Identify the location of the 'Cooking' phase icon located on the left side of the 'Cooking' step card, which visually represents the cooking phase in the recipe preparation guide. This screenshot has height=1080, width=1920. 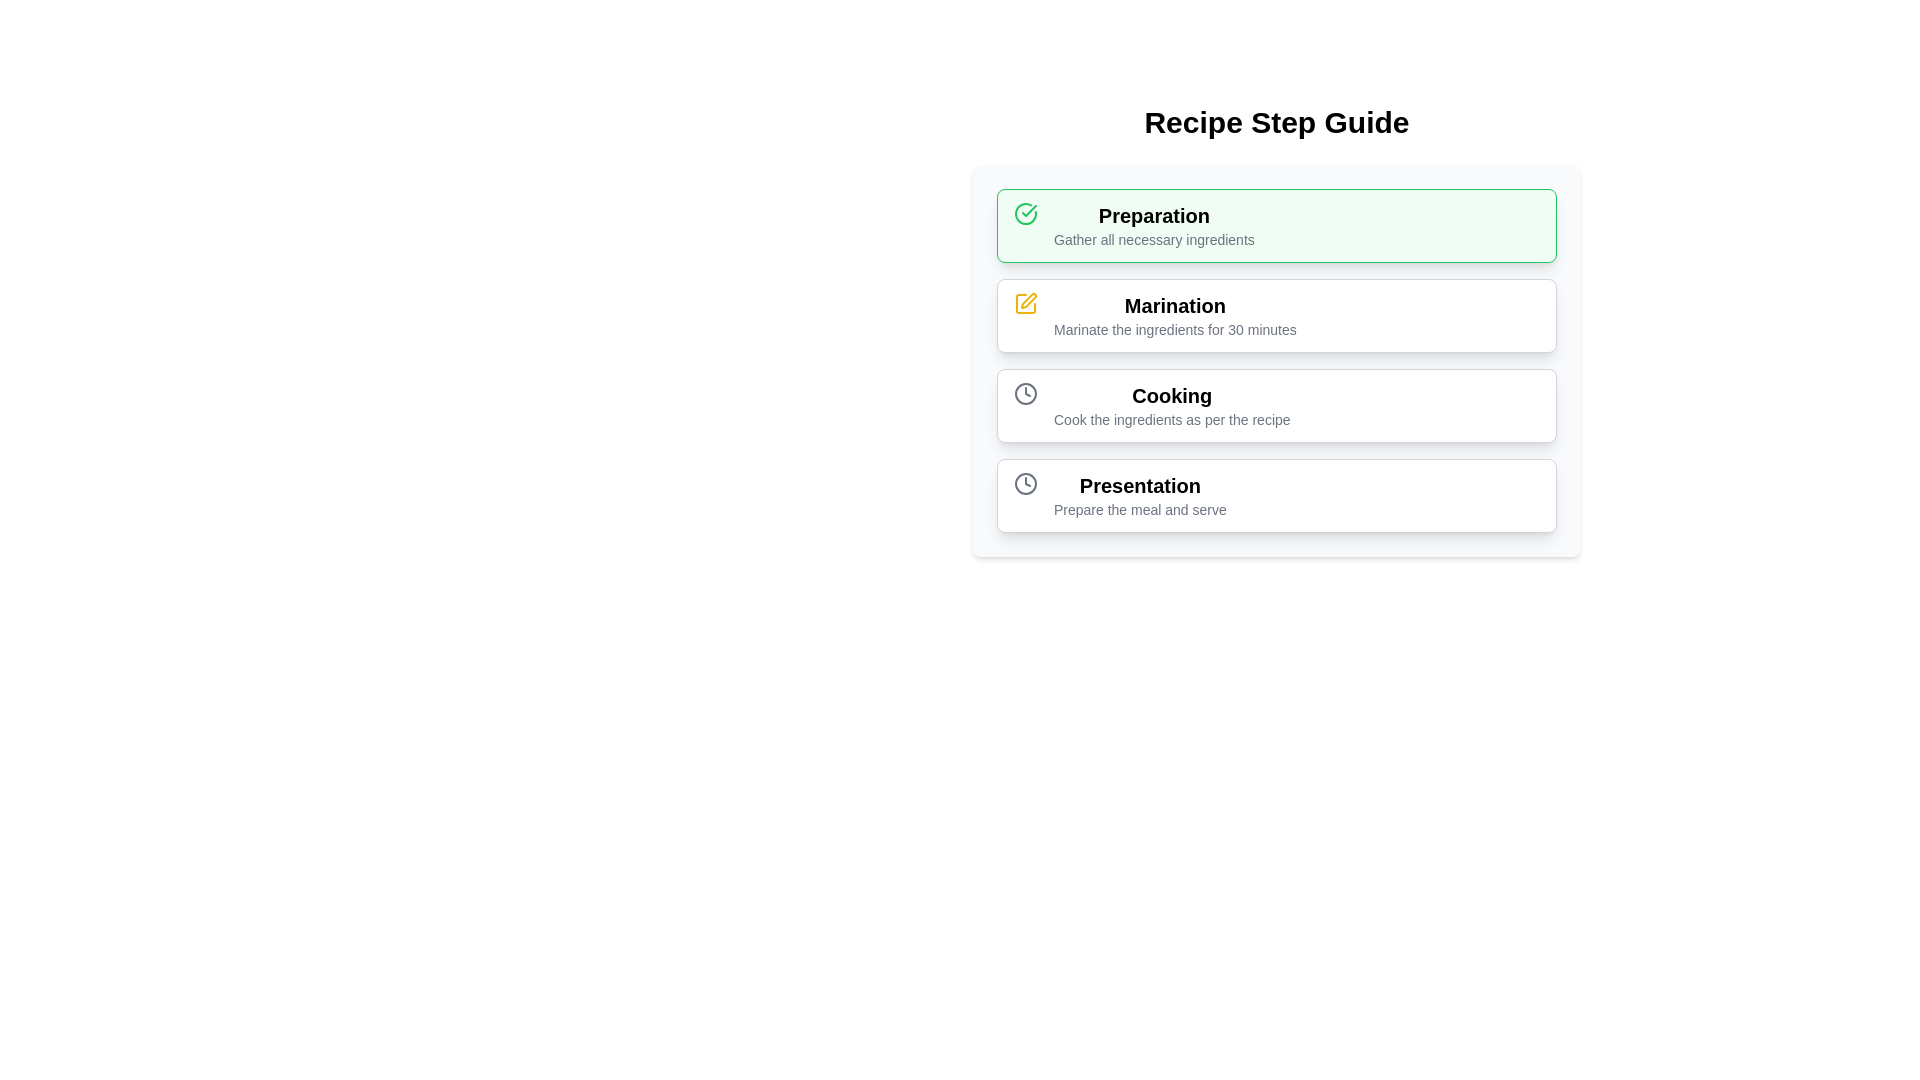
(1026, 393).